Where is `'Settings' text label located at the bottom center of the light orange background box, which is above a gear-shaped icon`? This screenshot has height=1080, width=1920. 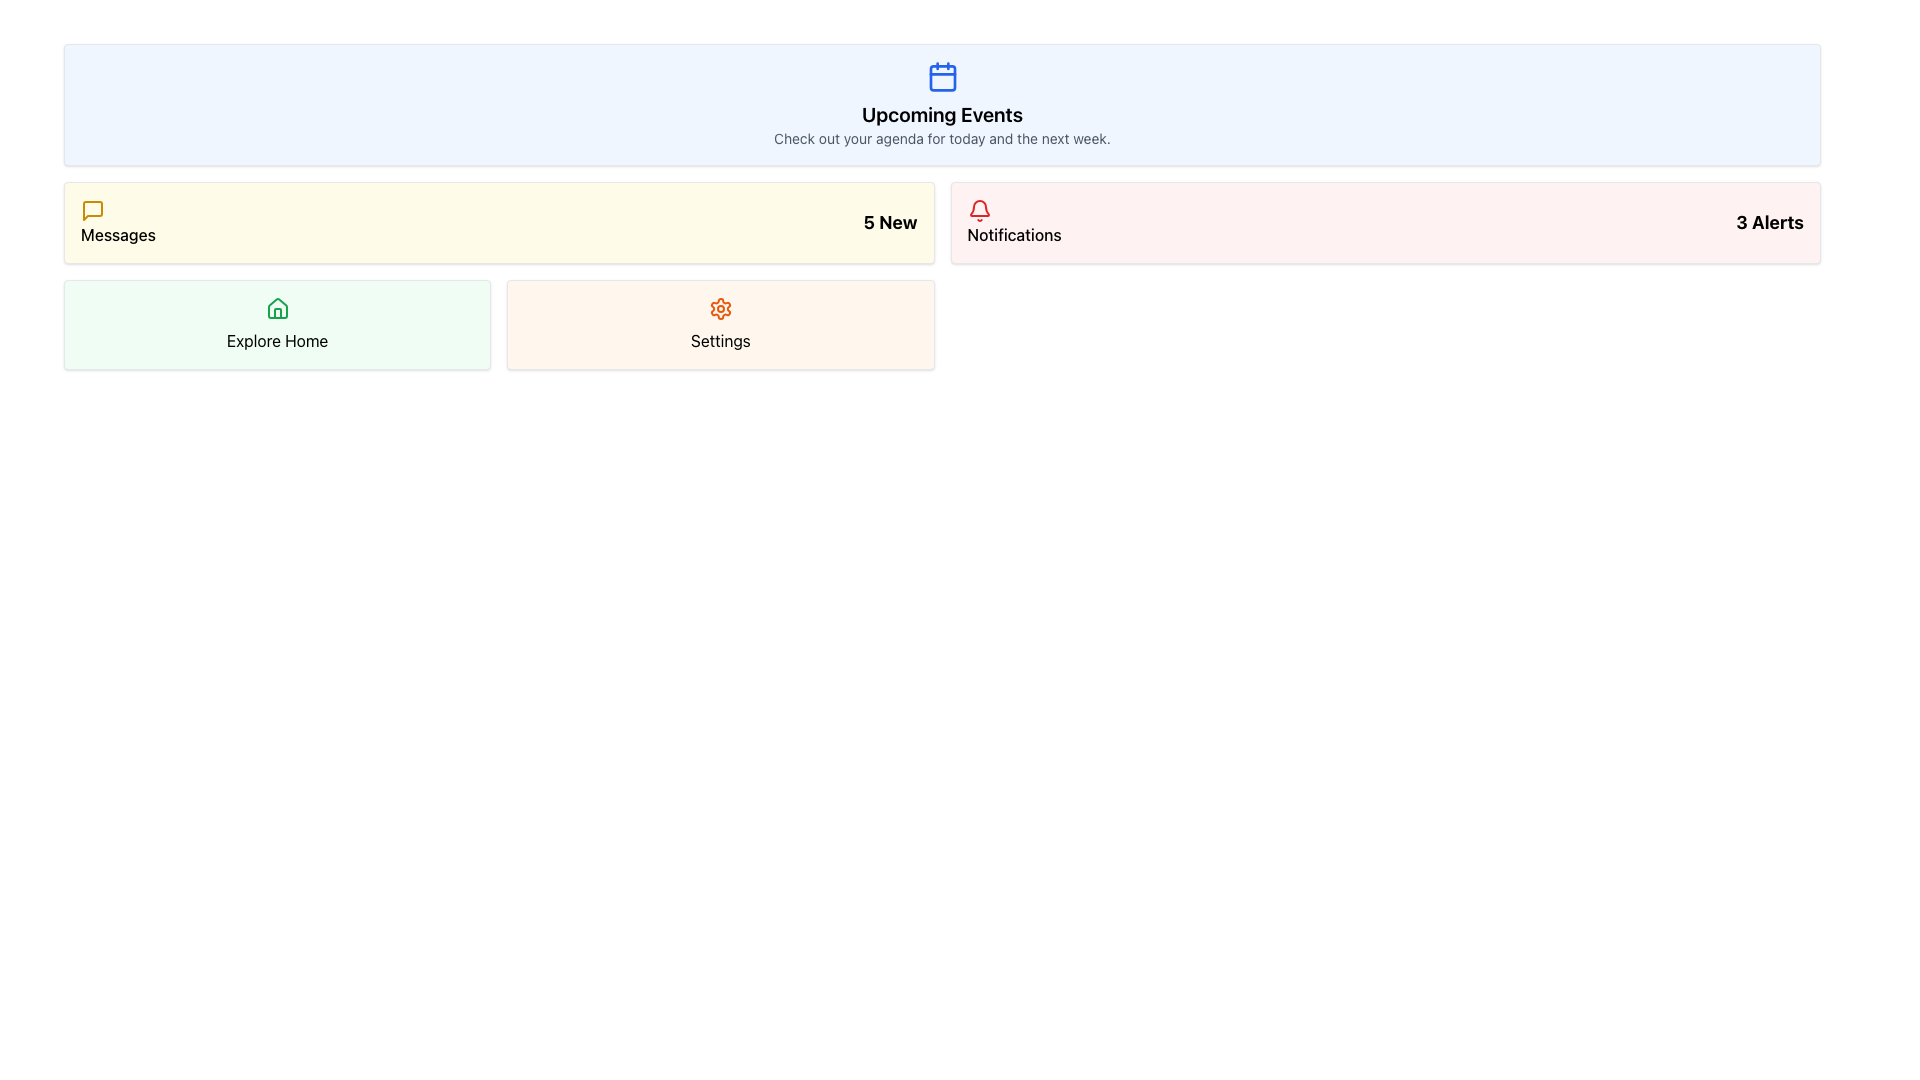 'Settings' text label located at the bottom center of the light orange background box, which is above a gear-shaped icon is located at coordinates (720, 339).